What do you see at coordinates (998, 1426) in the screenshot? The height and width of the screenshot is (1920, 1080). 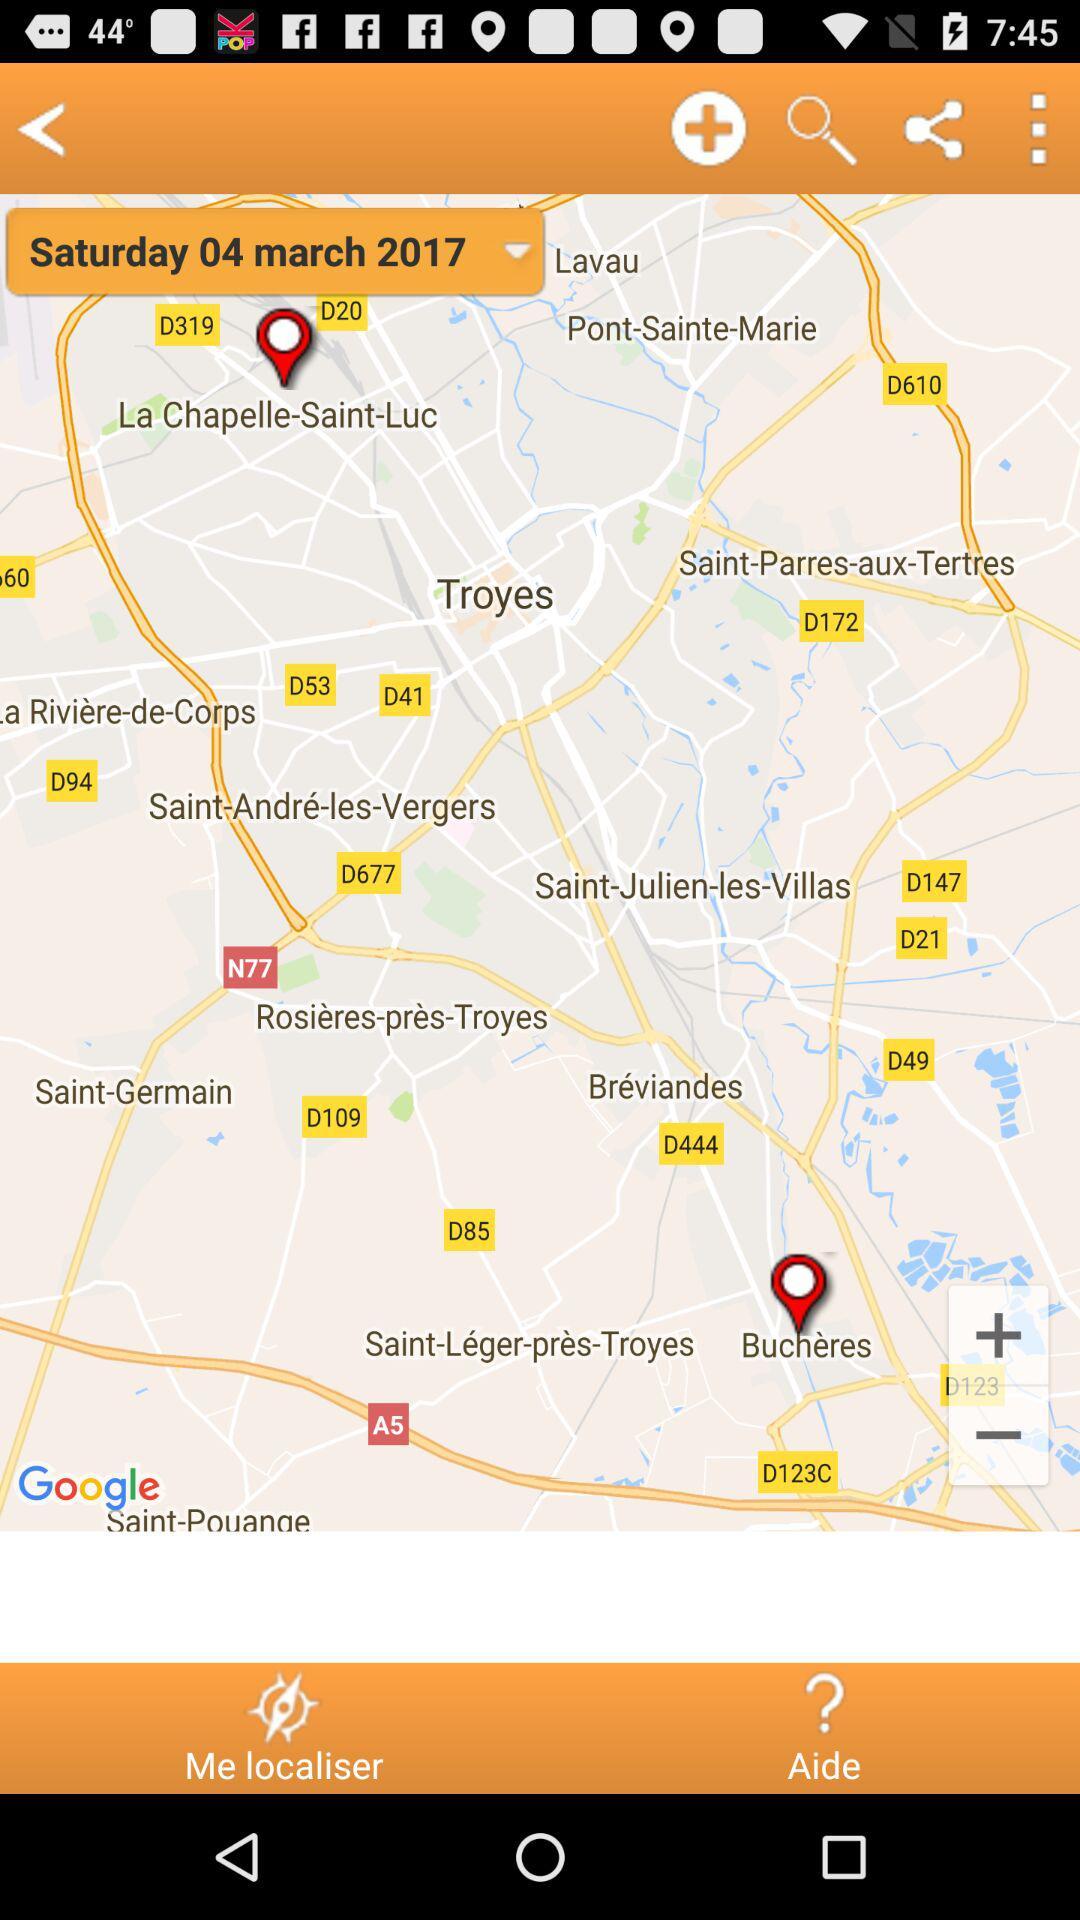 I see `the add icon` at bounding box center [998, 1426].